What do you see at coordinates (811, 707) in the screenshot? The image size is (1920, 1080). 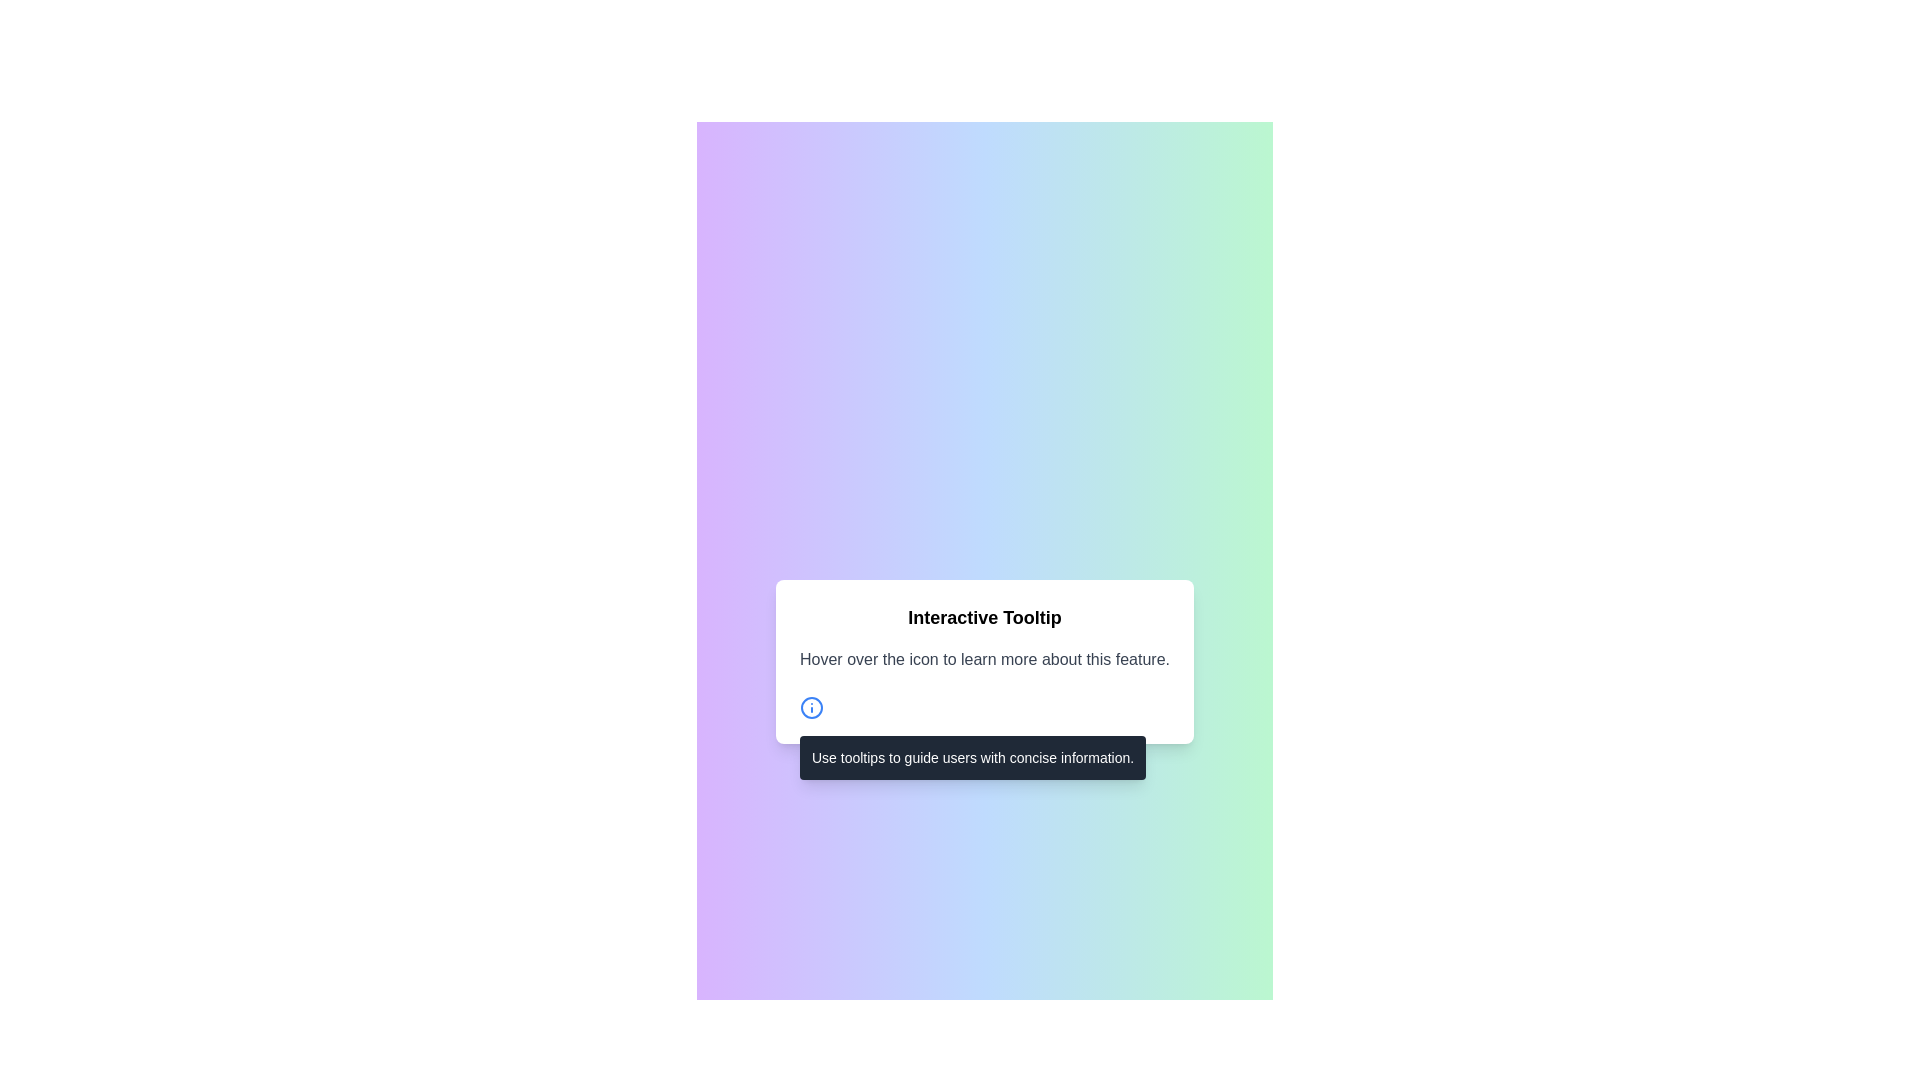 I see `Decorative SVG element, which is the circular outline of the info icon located beneath the 'Interactive Tooltip' text in the modal, using developer tools` at bounding box center [811, 707].